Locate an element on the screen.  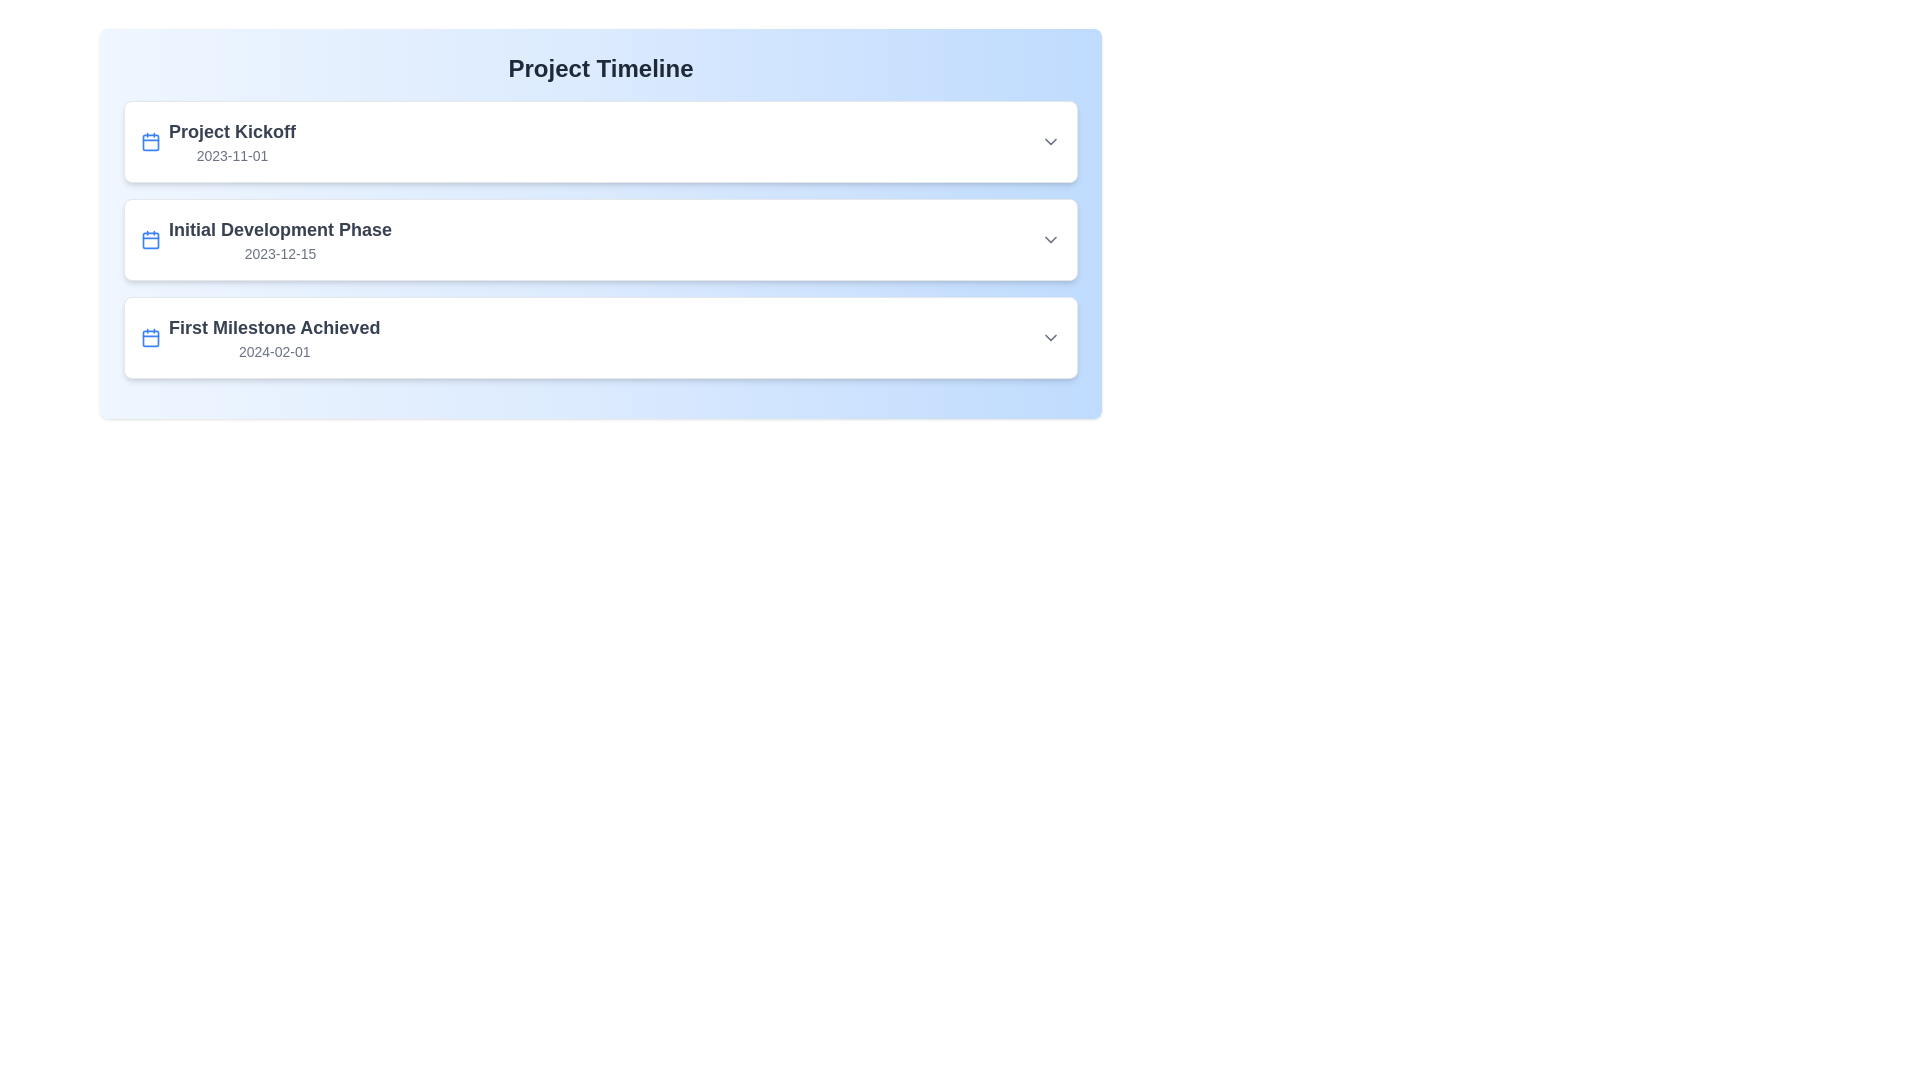
the title text element within the first card of the 'Project Timeline' is located at coordinates (232, 131).